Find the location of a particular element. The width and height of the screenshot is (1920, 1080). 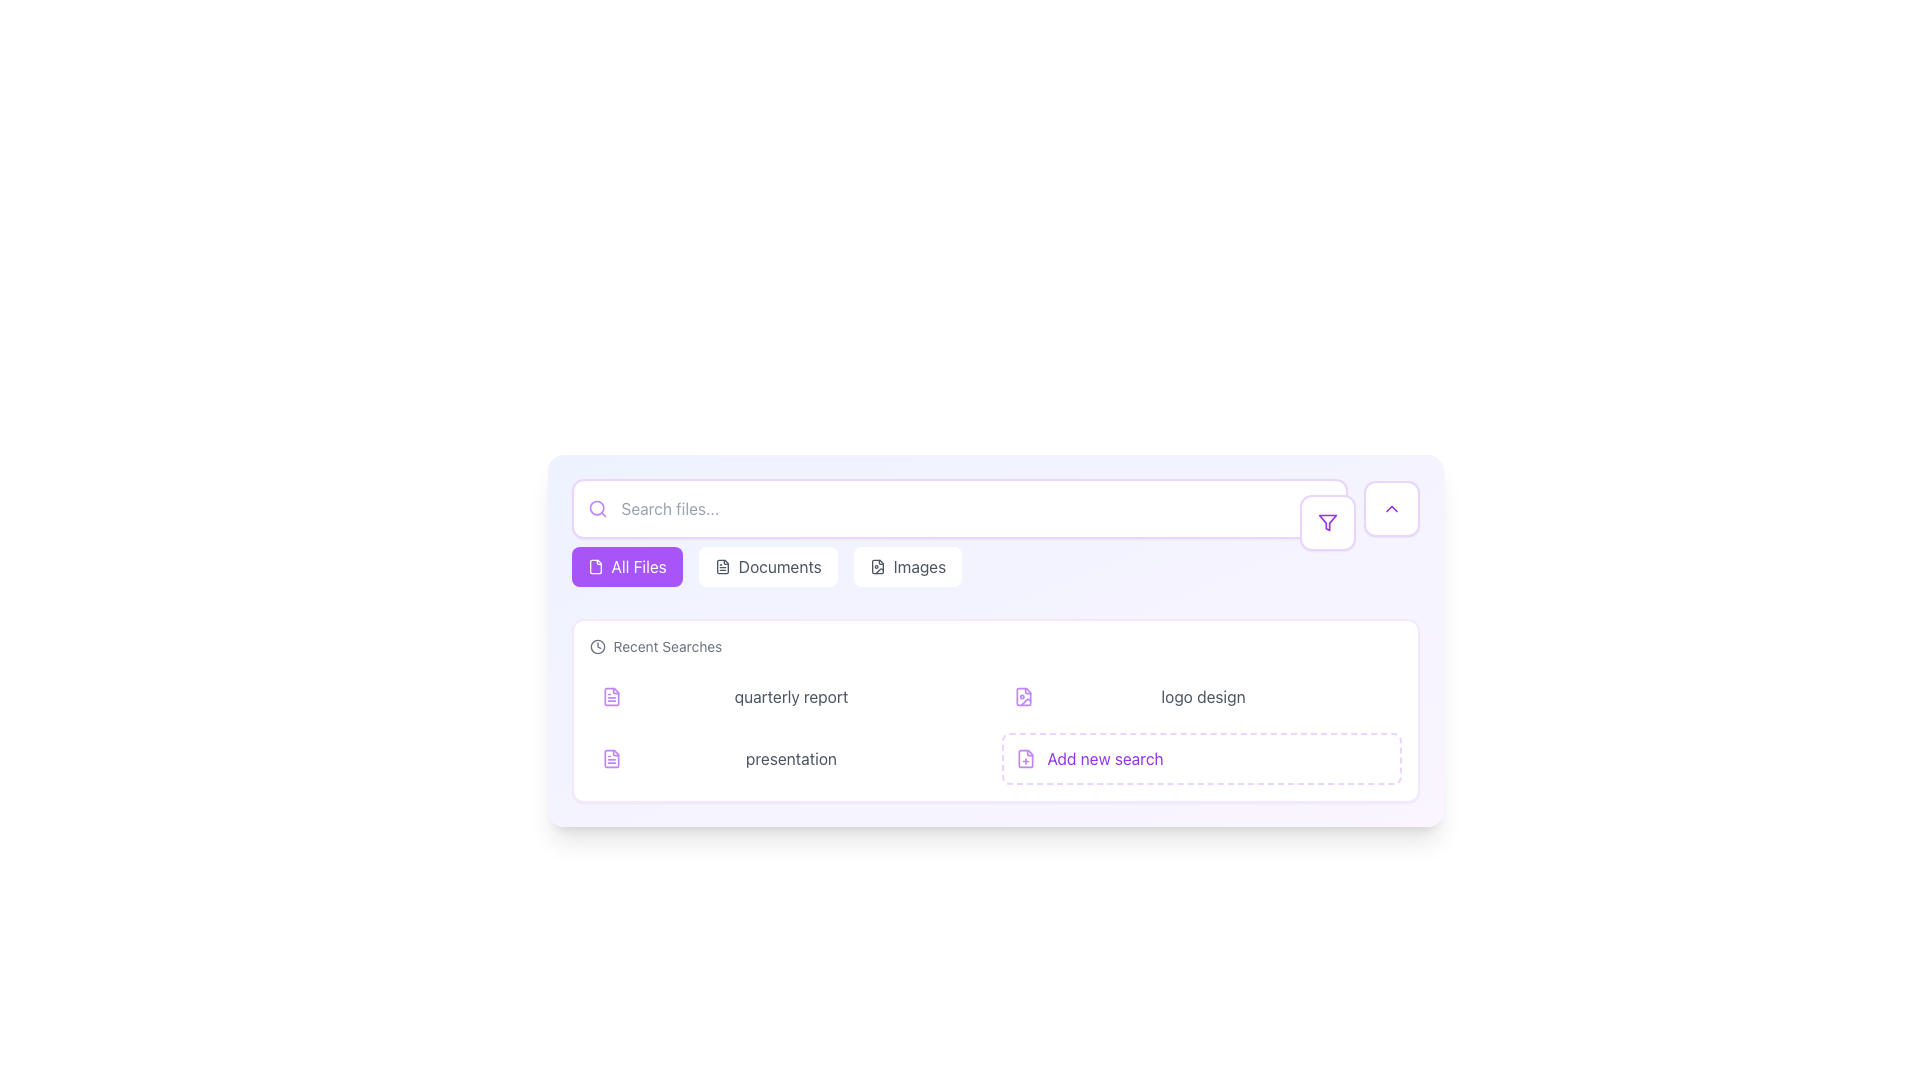

the 'Documents' text-based interactive tab located is located at coordinates (779, 567).